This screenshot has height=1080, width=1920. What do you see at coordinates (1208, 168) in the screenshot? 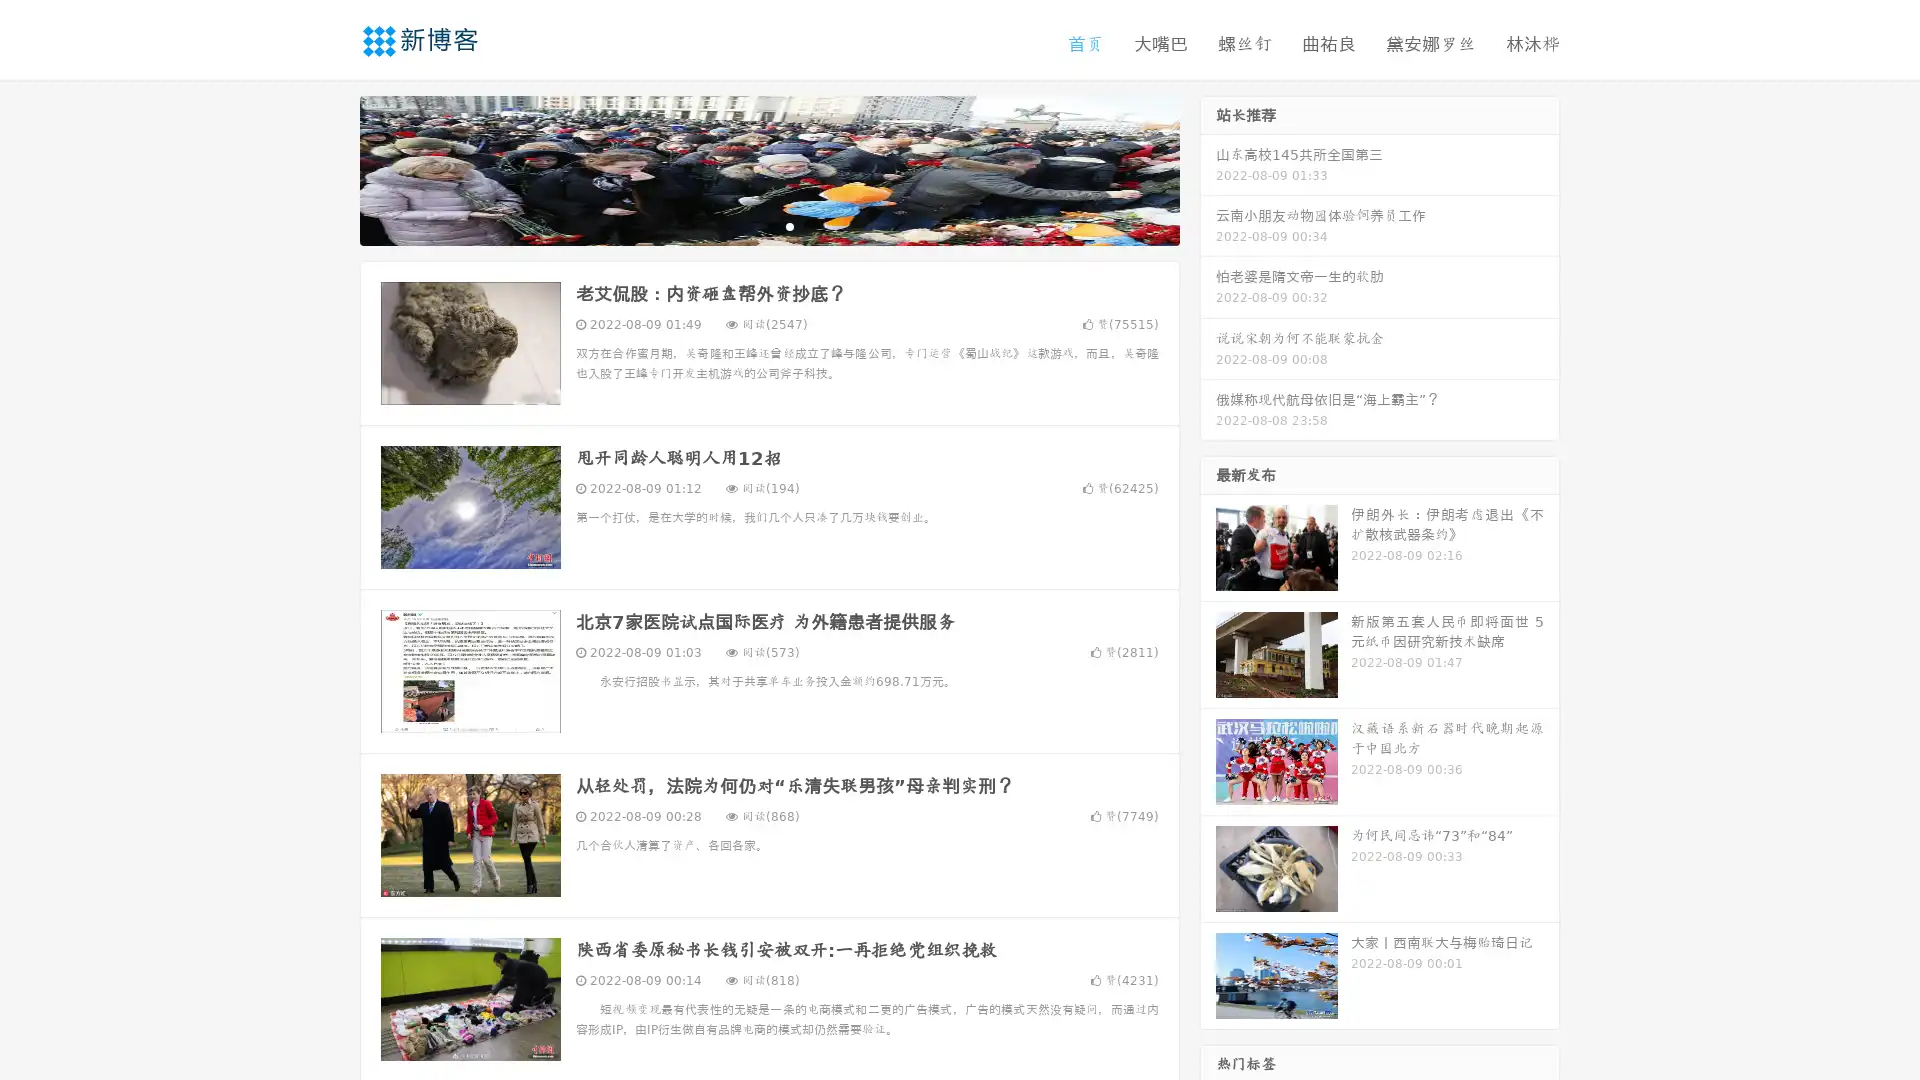
I see `Next slide` at bounding box center [1208, 168].